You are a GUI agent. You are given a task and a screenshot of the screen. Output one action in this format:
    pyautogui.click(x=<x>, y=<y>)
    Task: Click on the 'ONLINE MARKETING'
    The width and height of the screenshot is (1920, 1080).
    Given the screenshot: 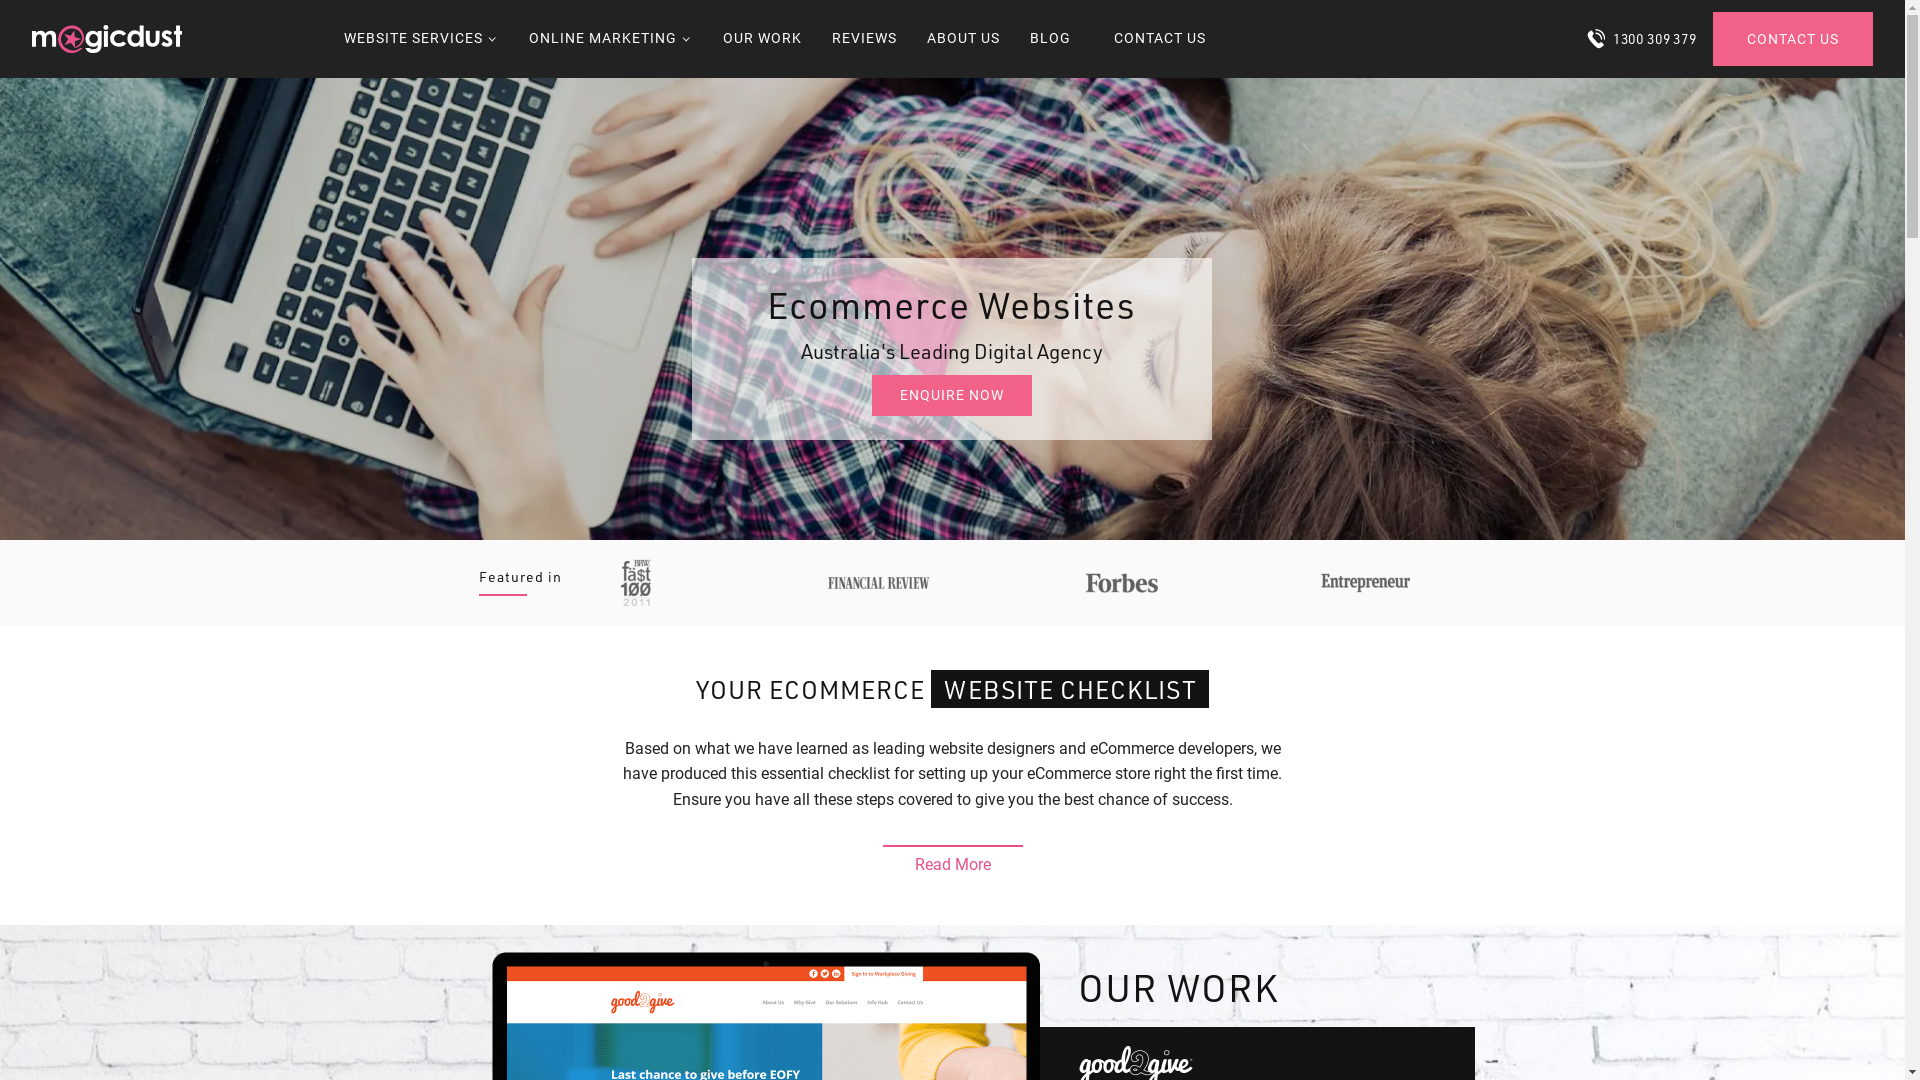 What is the action you would take?
    pyautogui.click(x=609, y=38)
    